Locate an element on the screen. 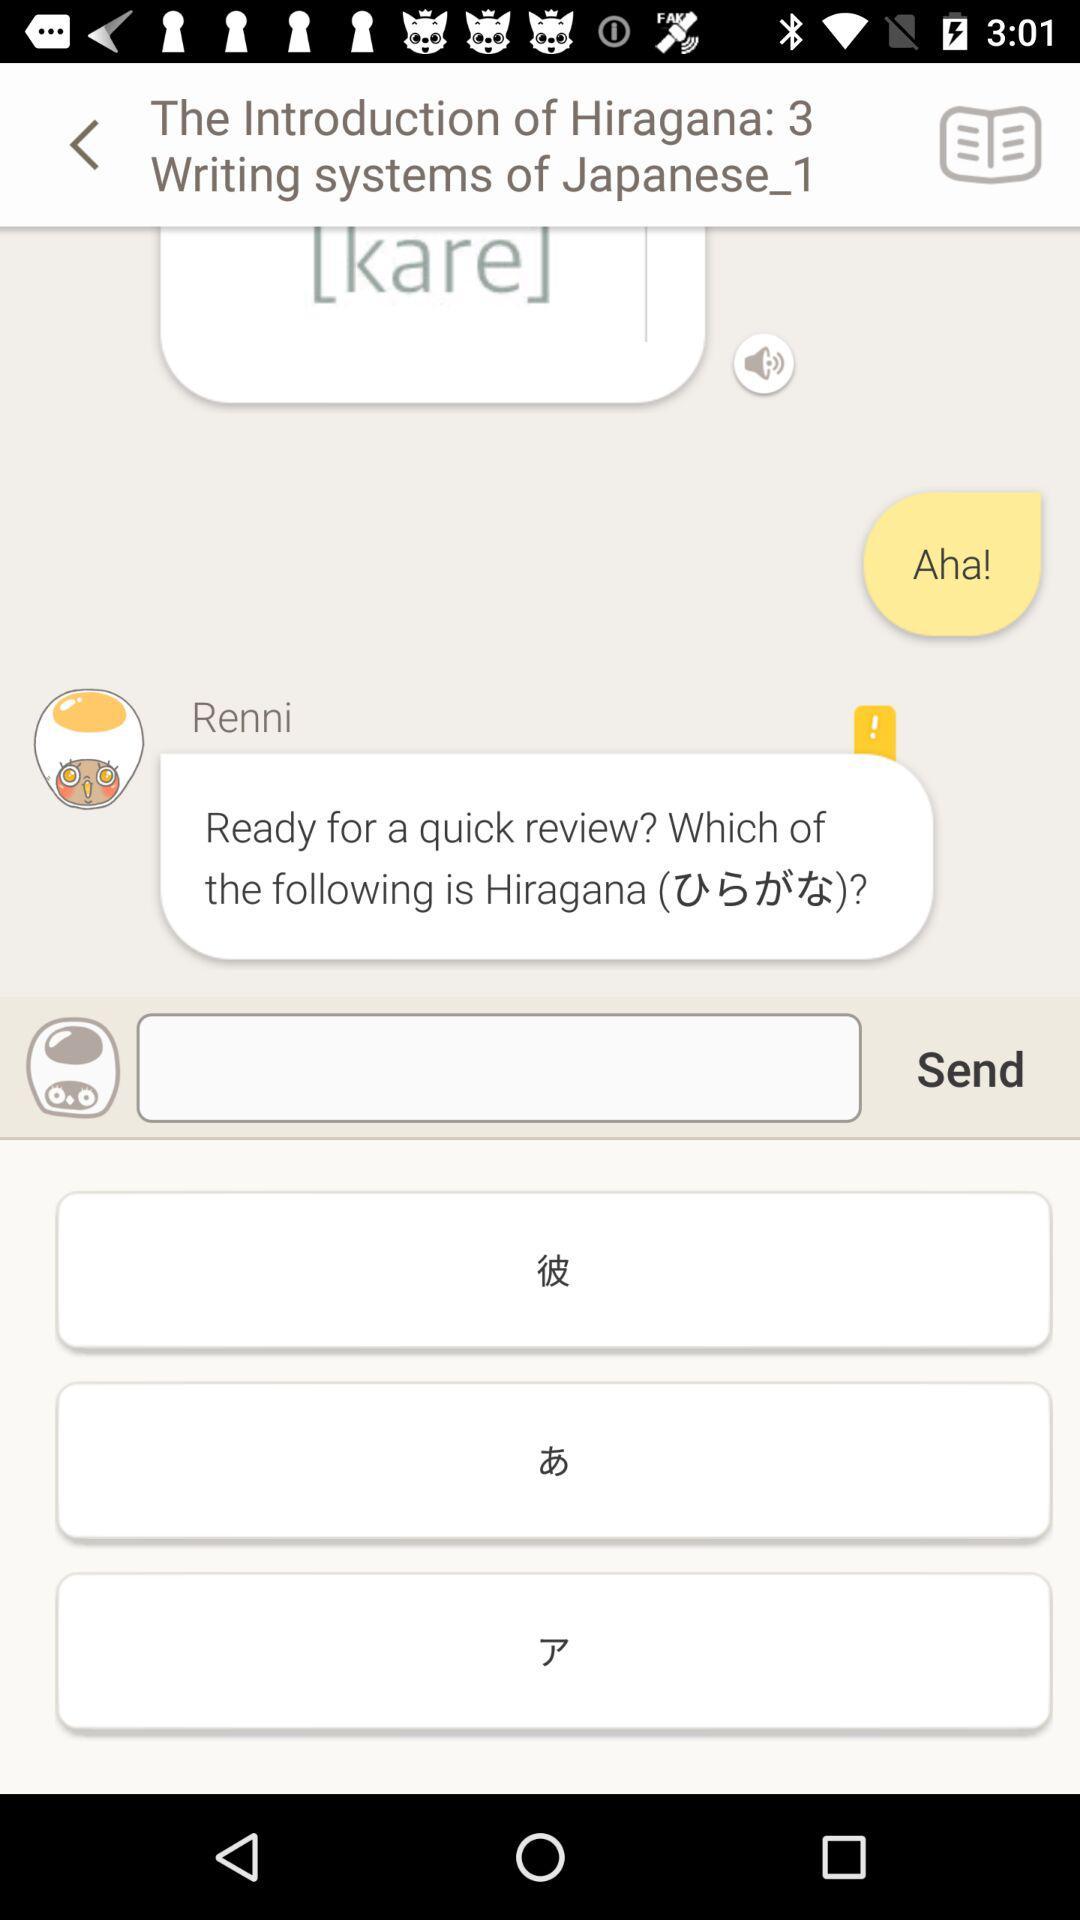 This screenshot has height=1920, width=1080. the image at left side of renni is located at coordinates (87, 748).